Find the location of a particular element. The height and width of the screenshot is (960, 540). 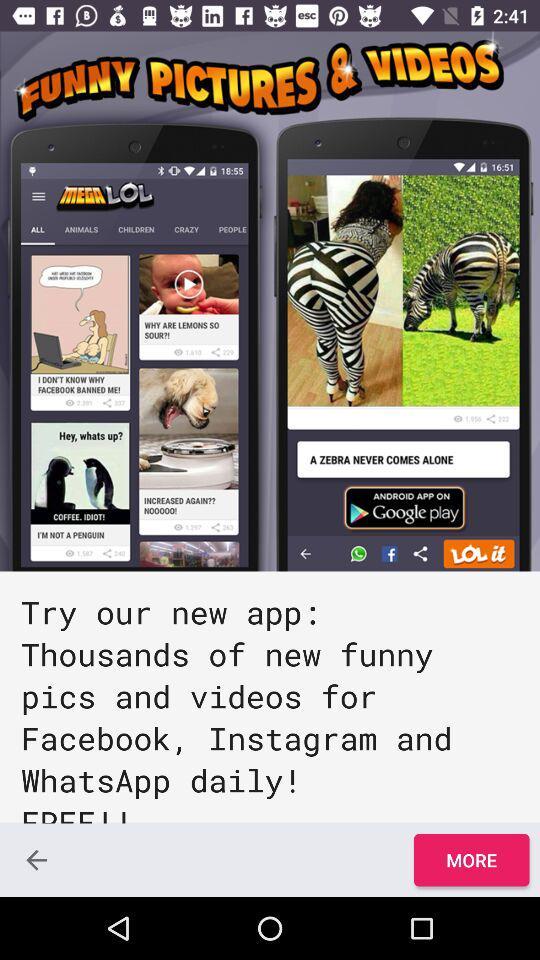

more icon is located at coordinates (471, 859).